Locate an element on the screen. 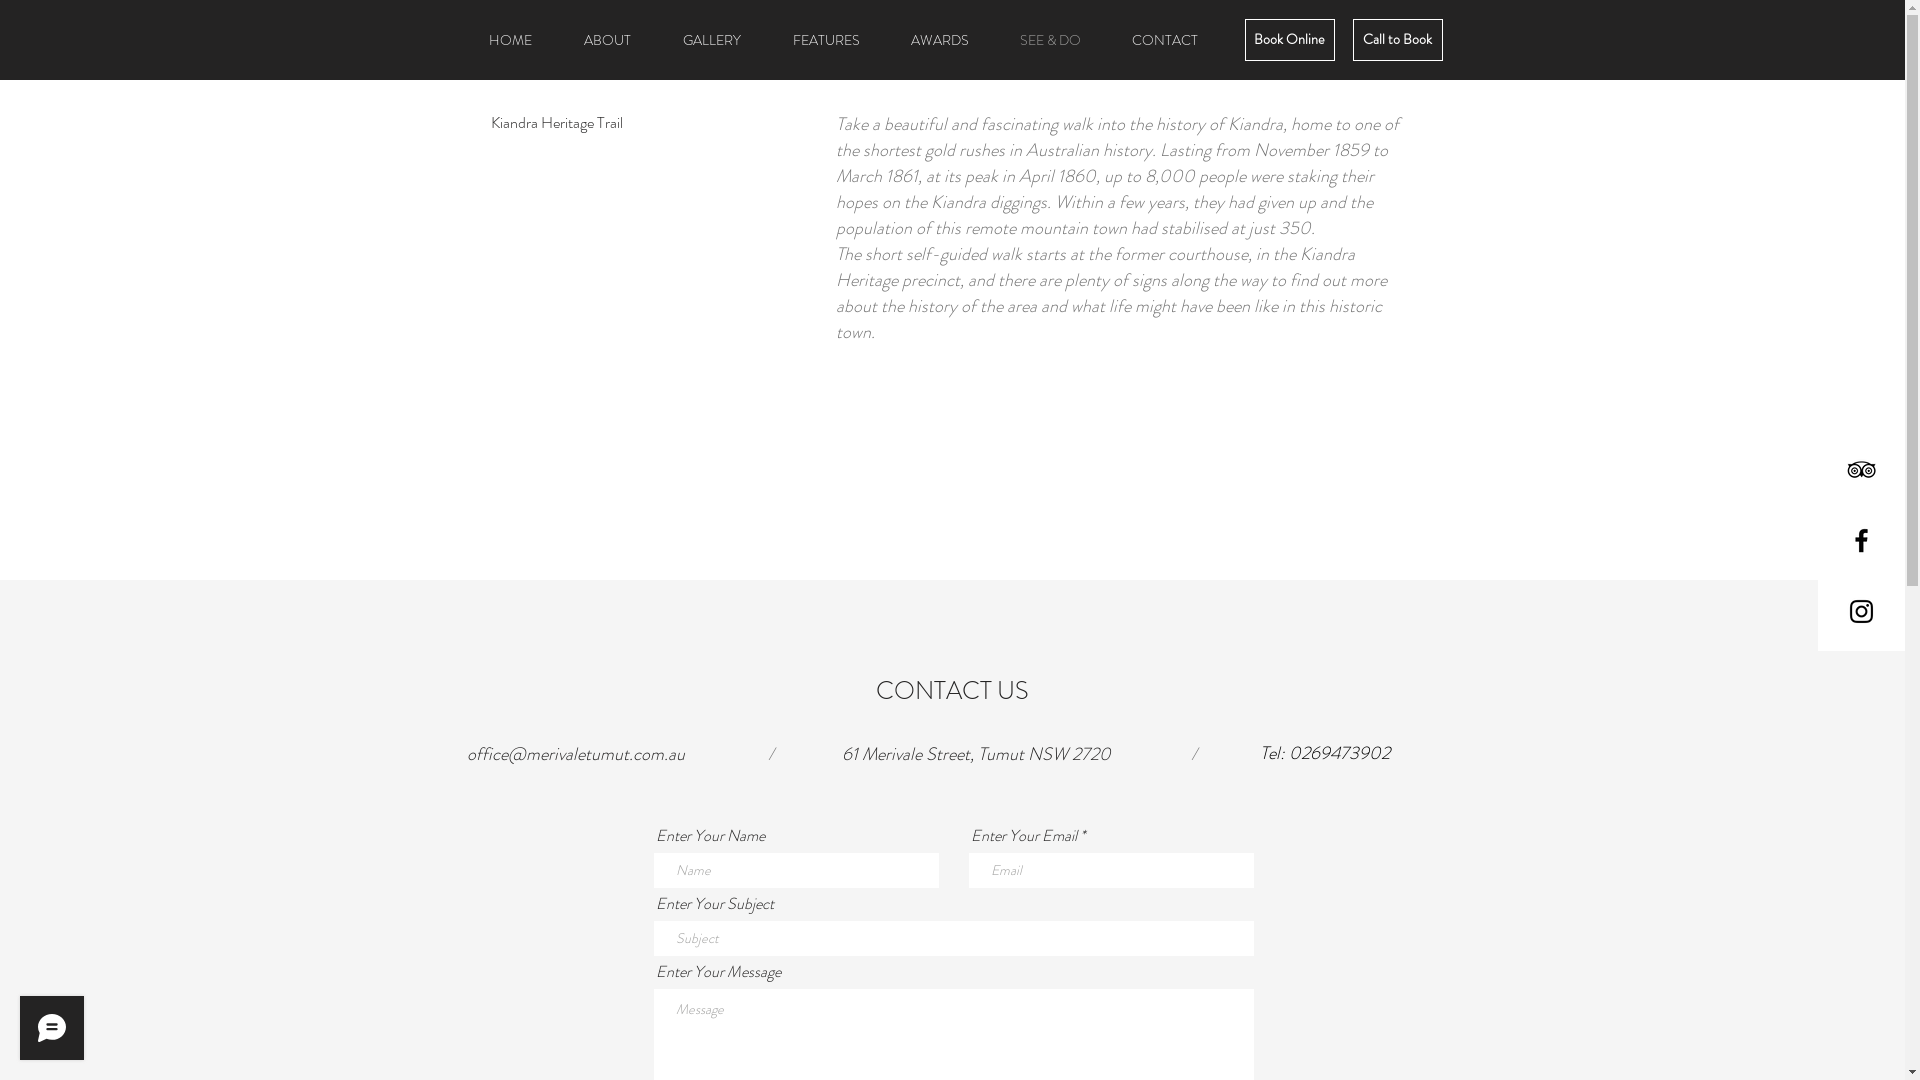 The height and width of the screenshot is (1080, 1920). 'ABOUT' is located at coordinates (606, 39).